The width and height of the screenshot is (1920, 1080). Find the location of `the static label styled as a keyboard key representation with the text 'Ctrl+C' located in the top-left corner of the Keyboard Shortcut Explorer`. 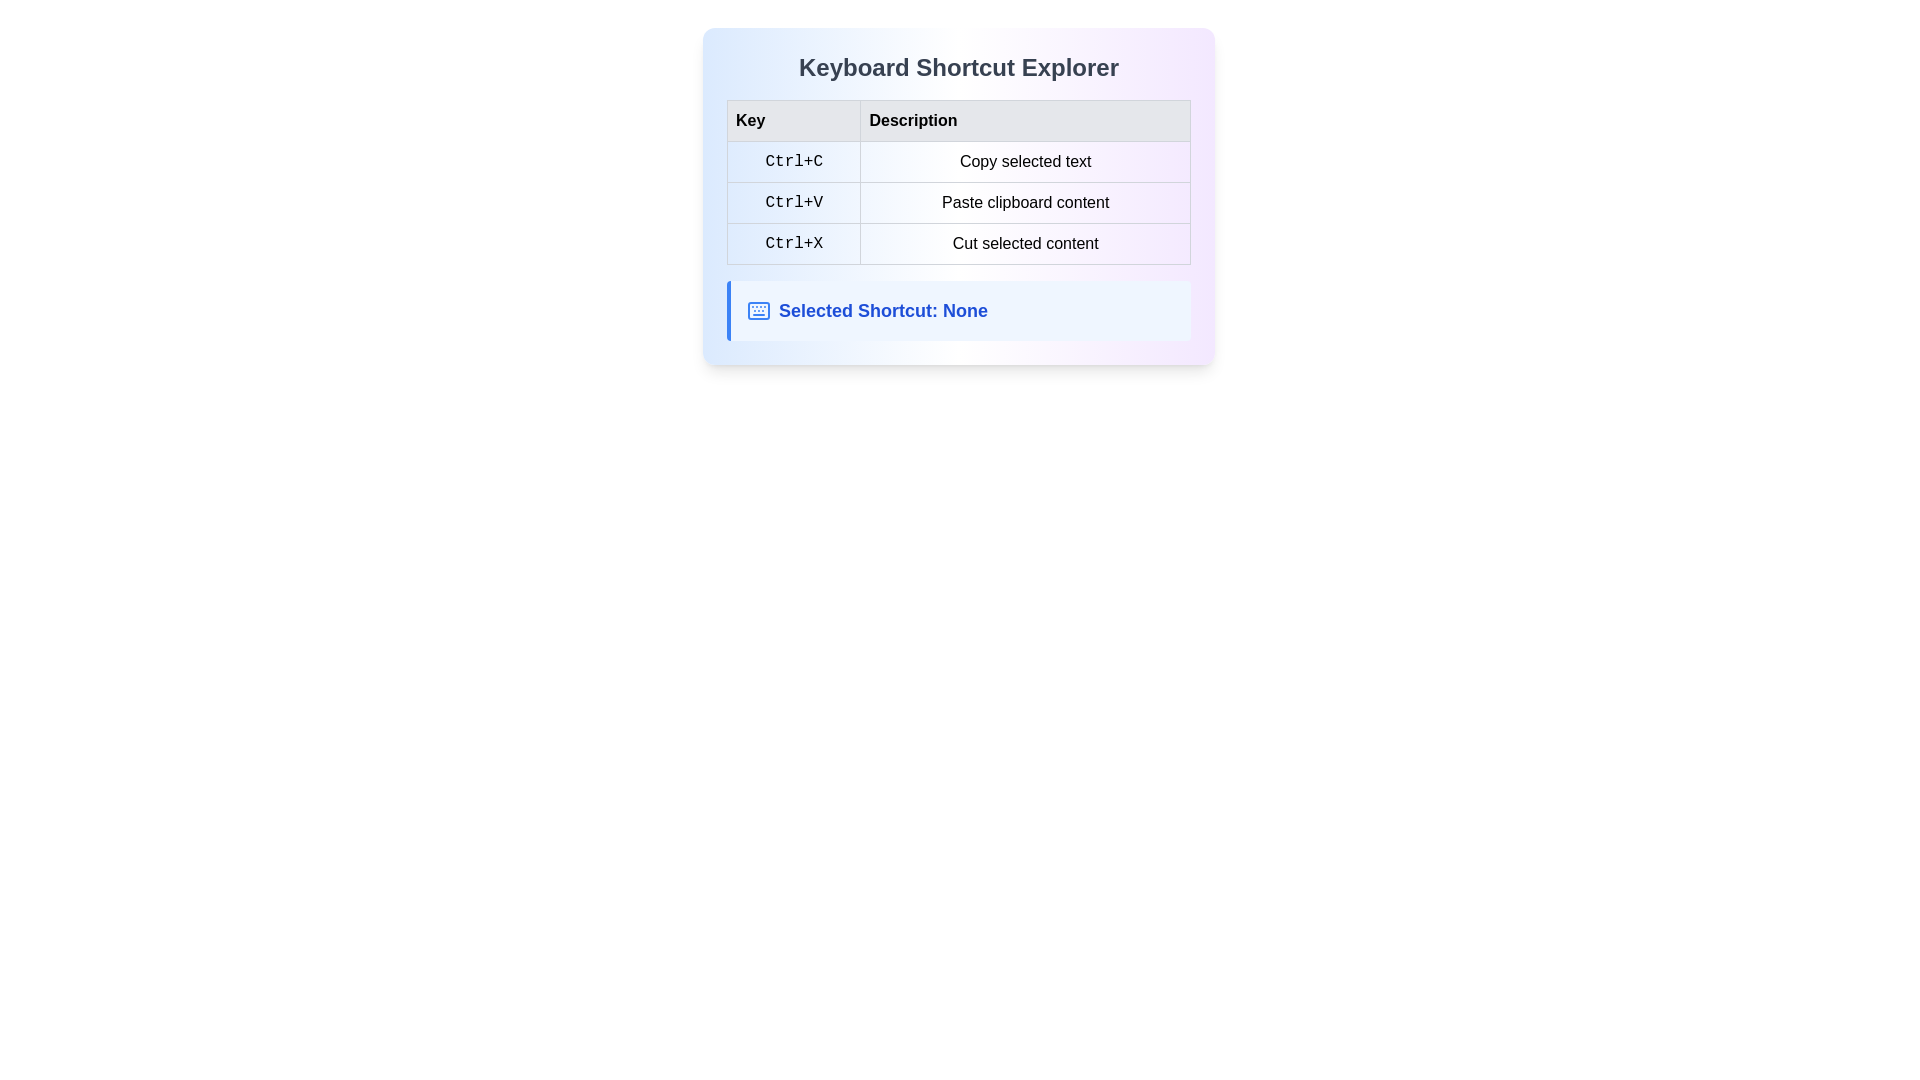

the static label styled as a keyboard key representation with the text 'Ctrl+C' located in the top-left corner of the Keyboard Shortcut Explorer is located at coordinates (793, 161).